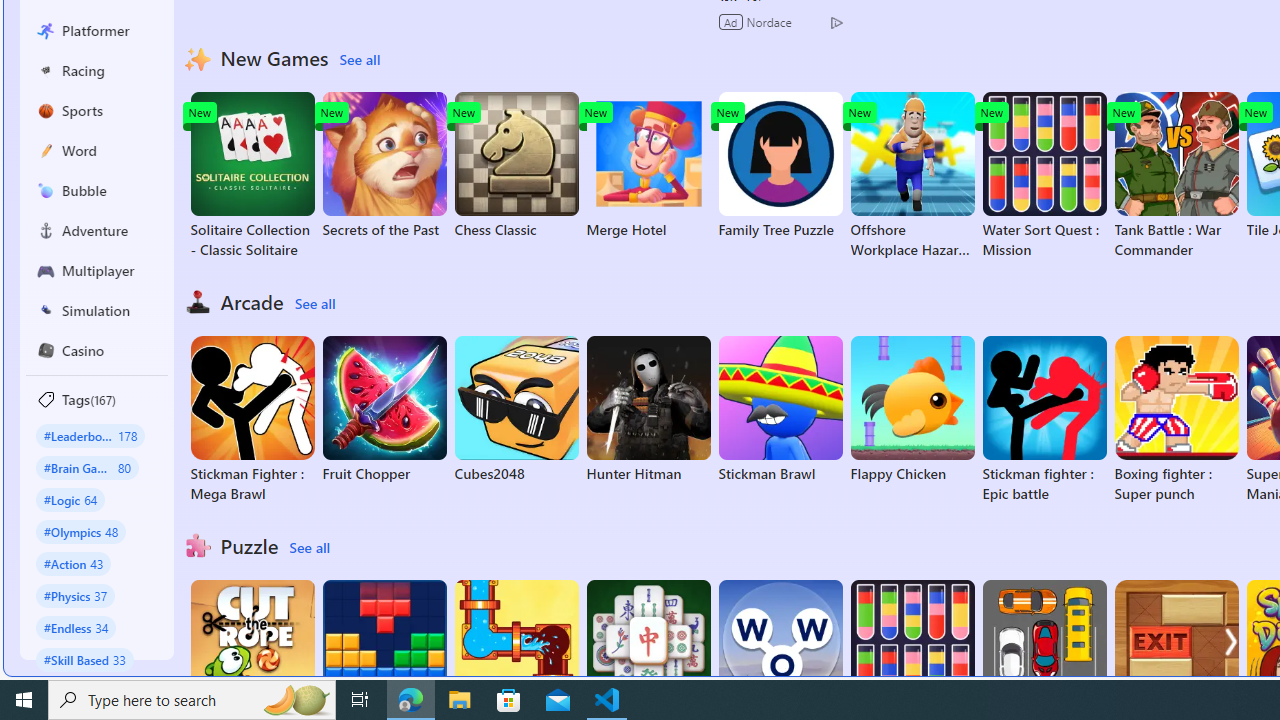  I want to click on '#Physics 37', so click(76, 594).